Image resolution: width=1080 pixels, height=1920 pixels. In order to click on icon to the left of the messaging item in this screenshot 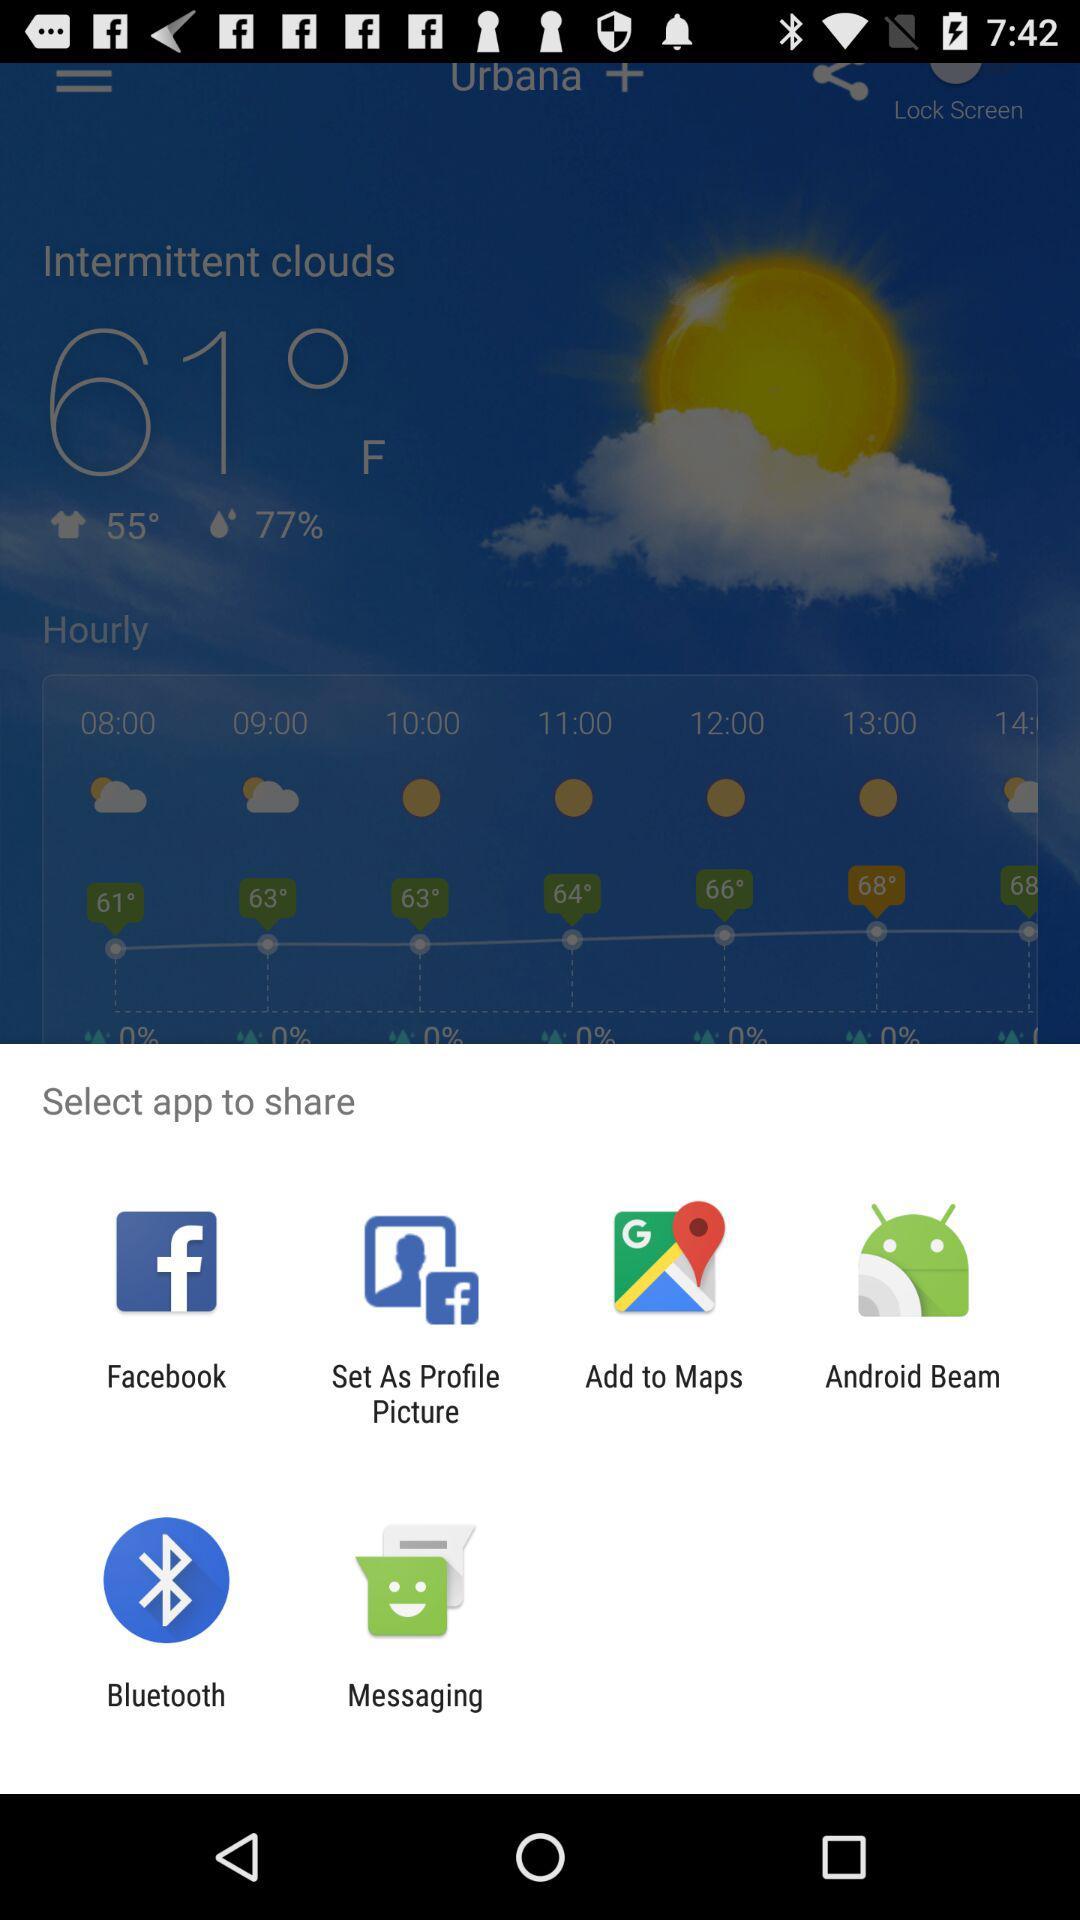, I will do `click(165, 1711)`.